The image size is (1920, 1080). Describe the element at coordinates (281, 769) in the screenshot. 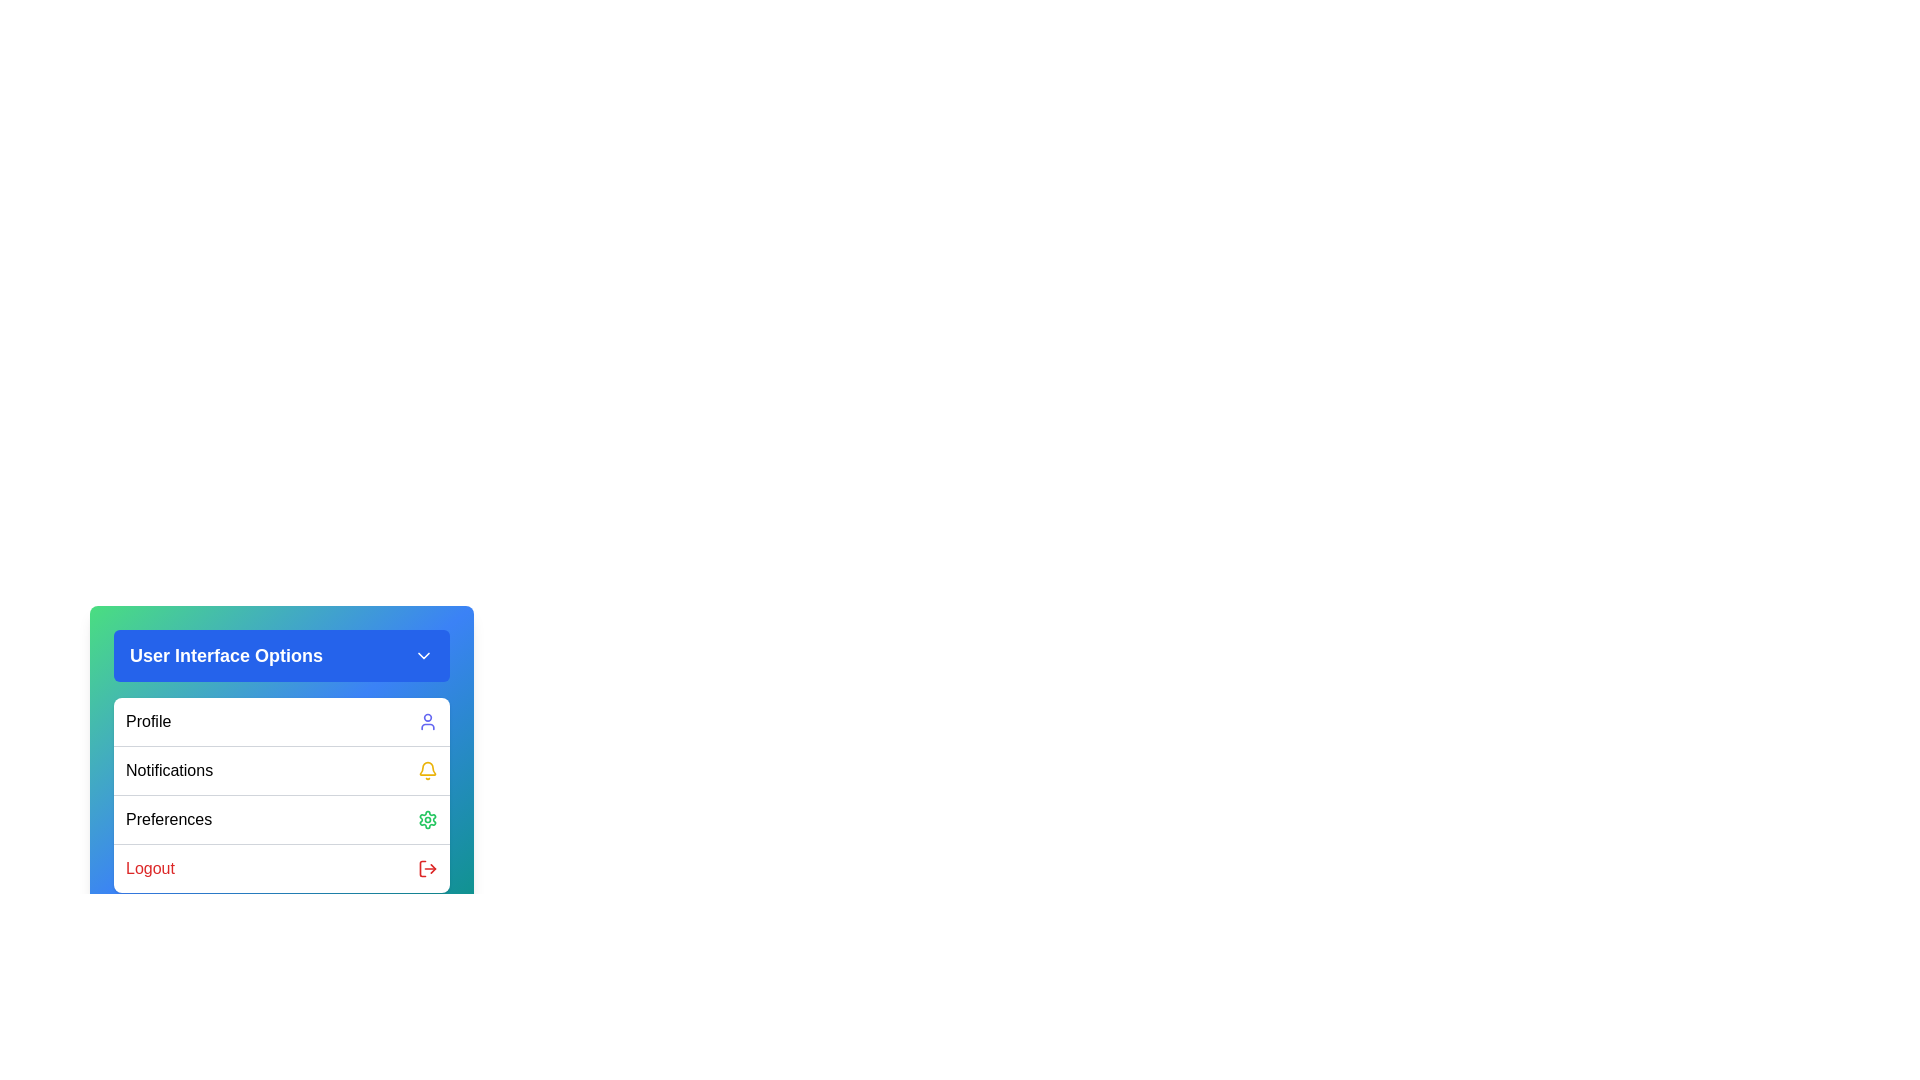

I see `the 'Notifications' option in the menu` at that location.